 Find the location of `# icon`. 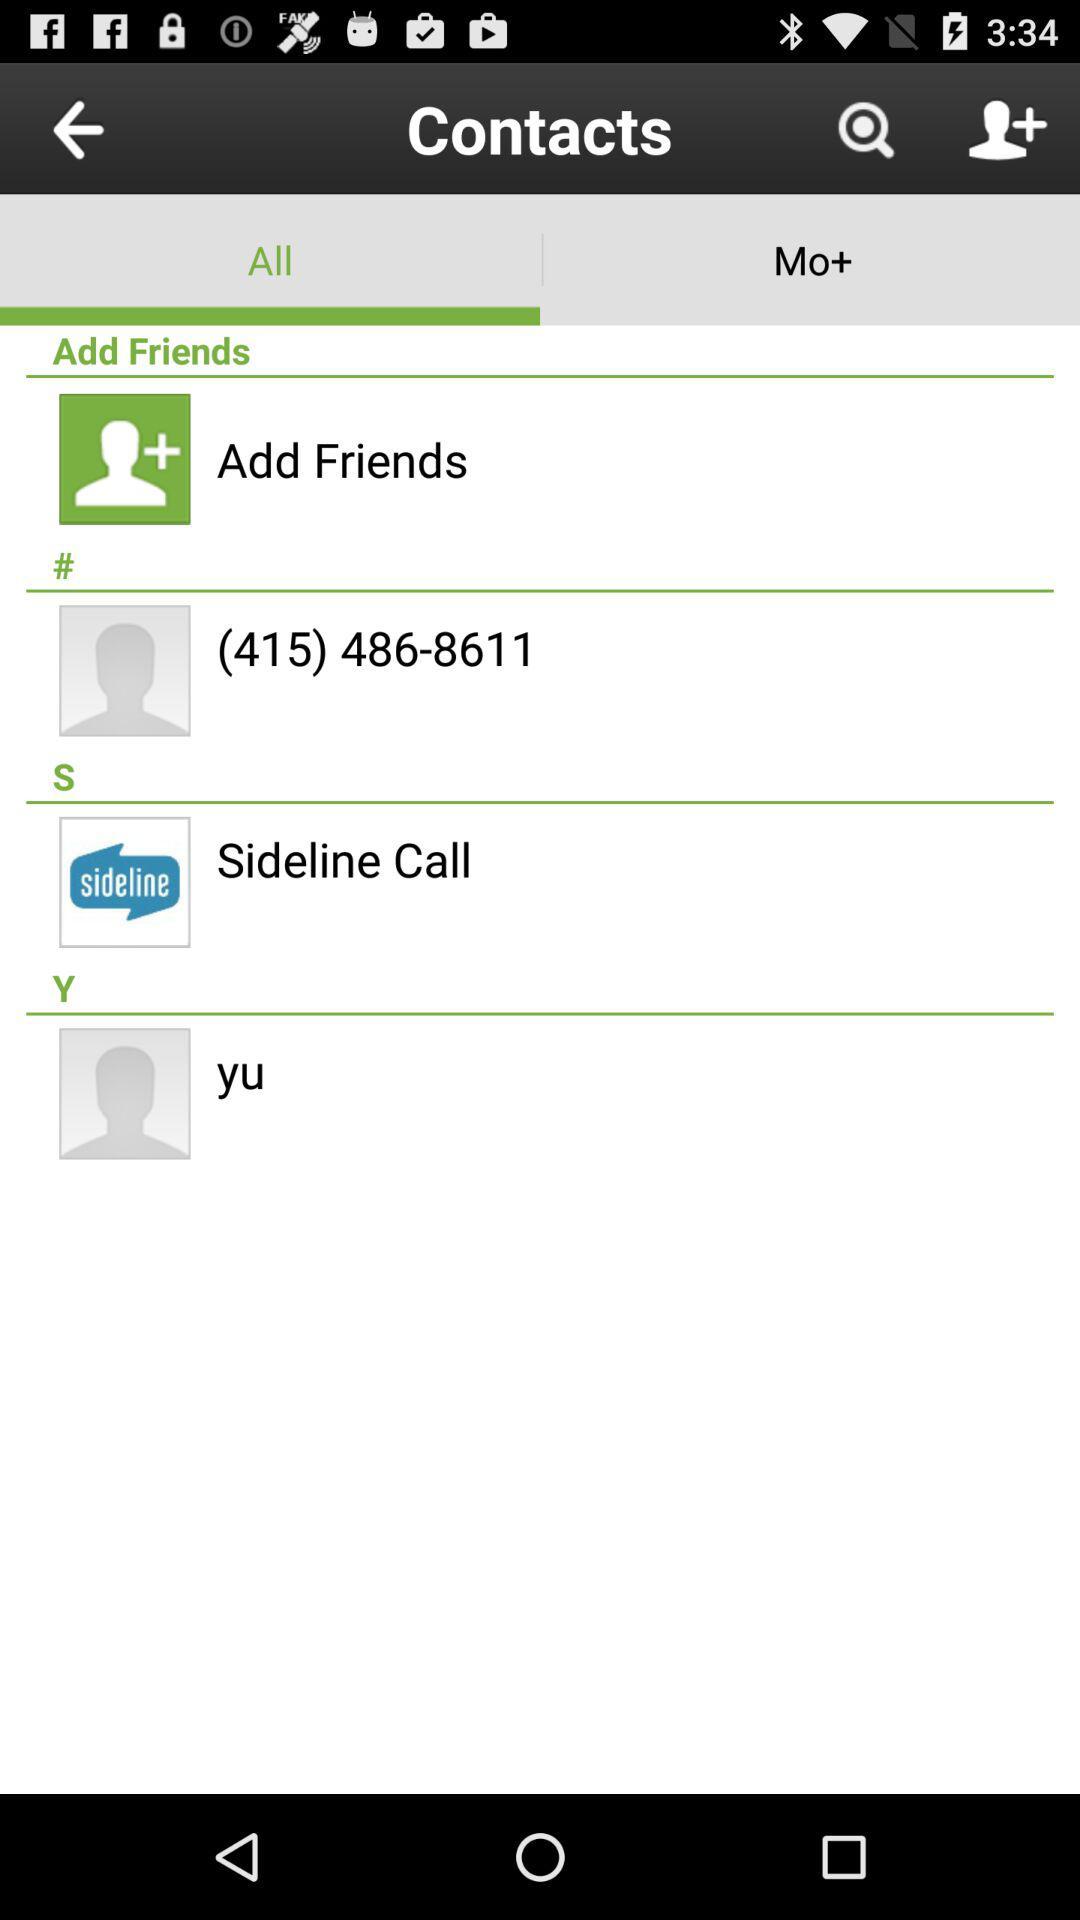

# icon is located at coordinates (540, 563).